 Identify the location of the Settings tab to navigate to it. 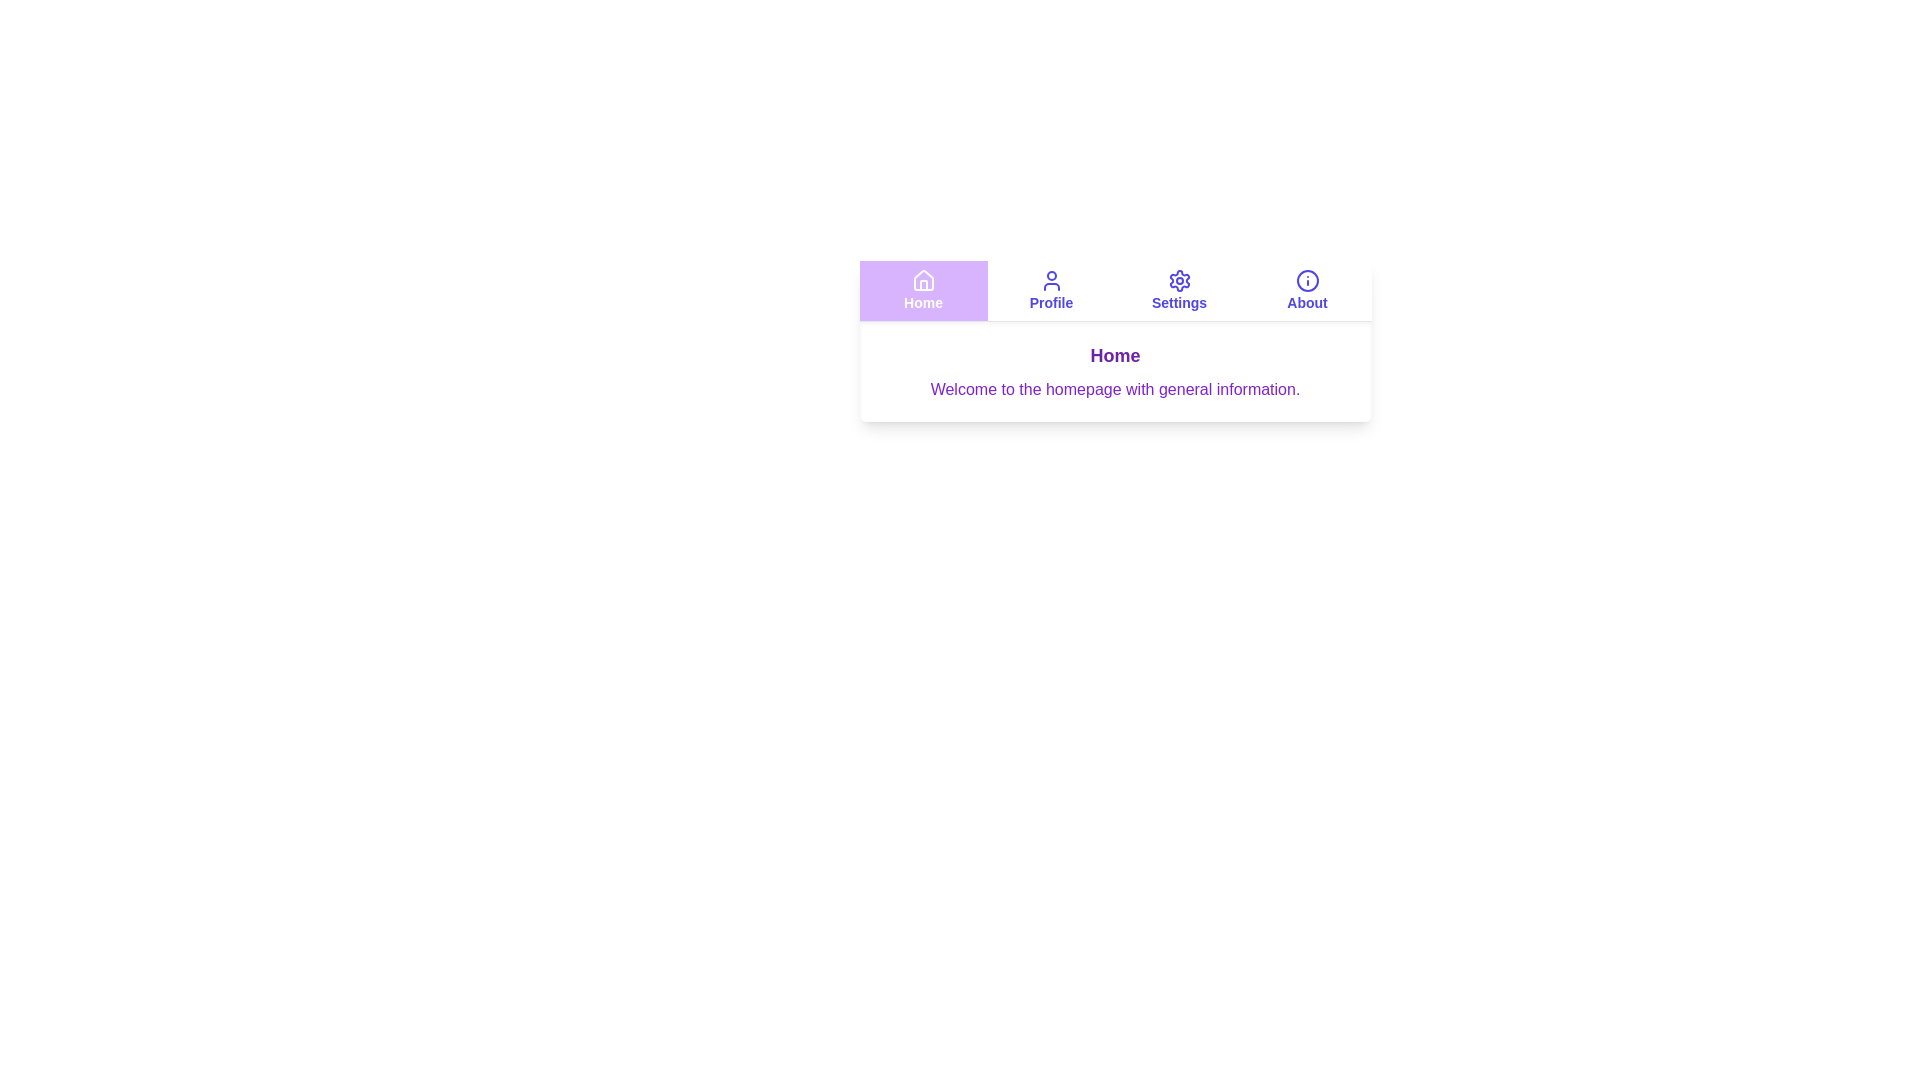
(1179, 290).